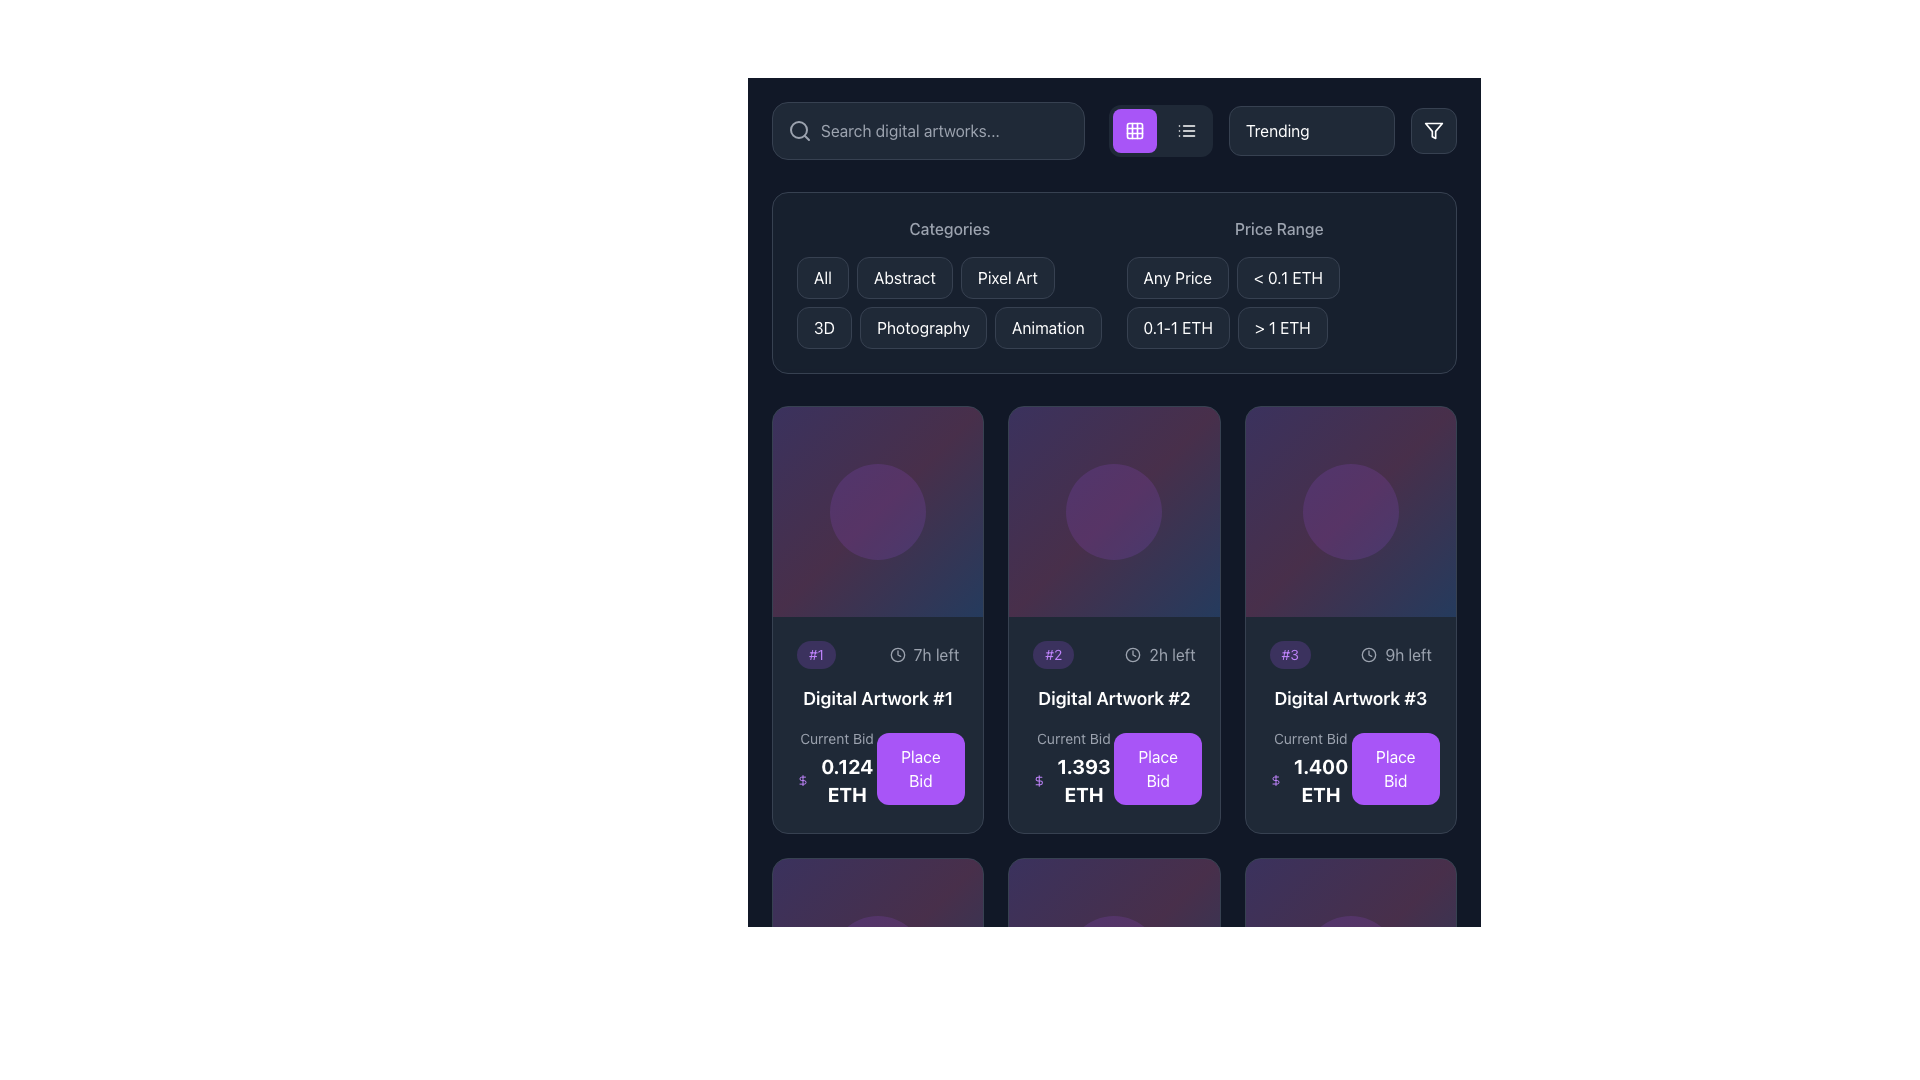 This screenshot has width=1920, height=1080. What do you see at coordinates (1350, 655) in the screenshot?
I see `the label with the identifier '#3' and the time remaining '9h left' located at the top of the card labeled 'Digital Artwork #3' in the third column of the grid layout` at bounding box center [1350, 655].